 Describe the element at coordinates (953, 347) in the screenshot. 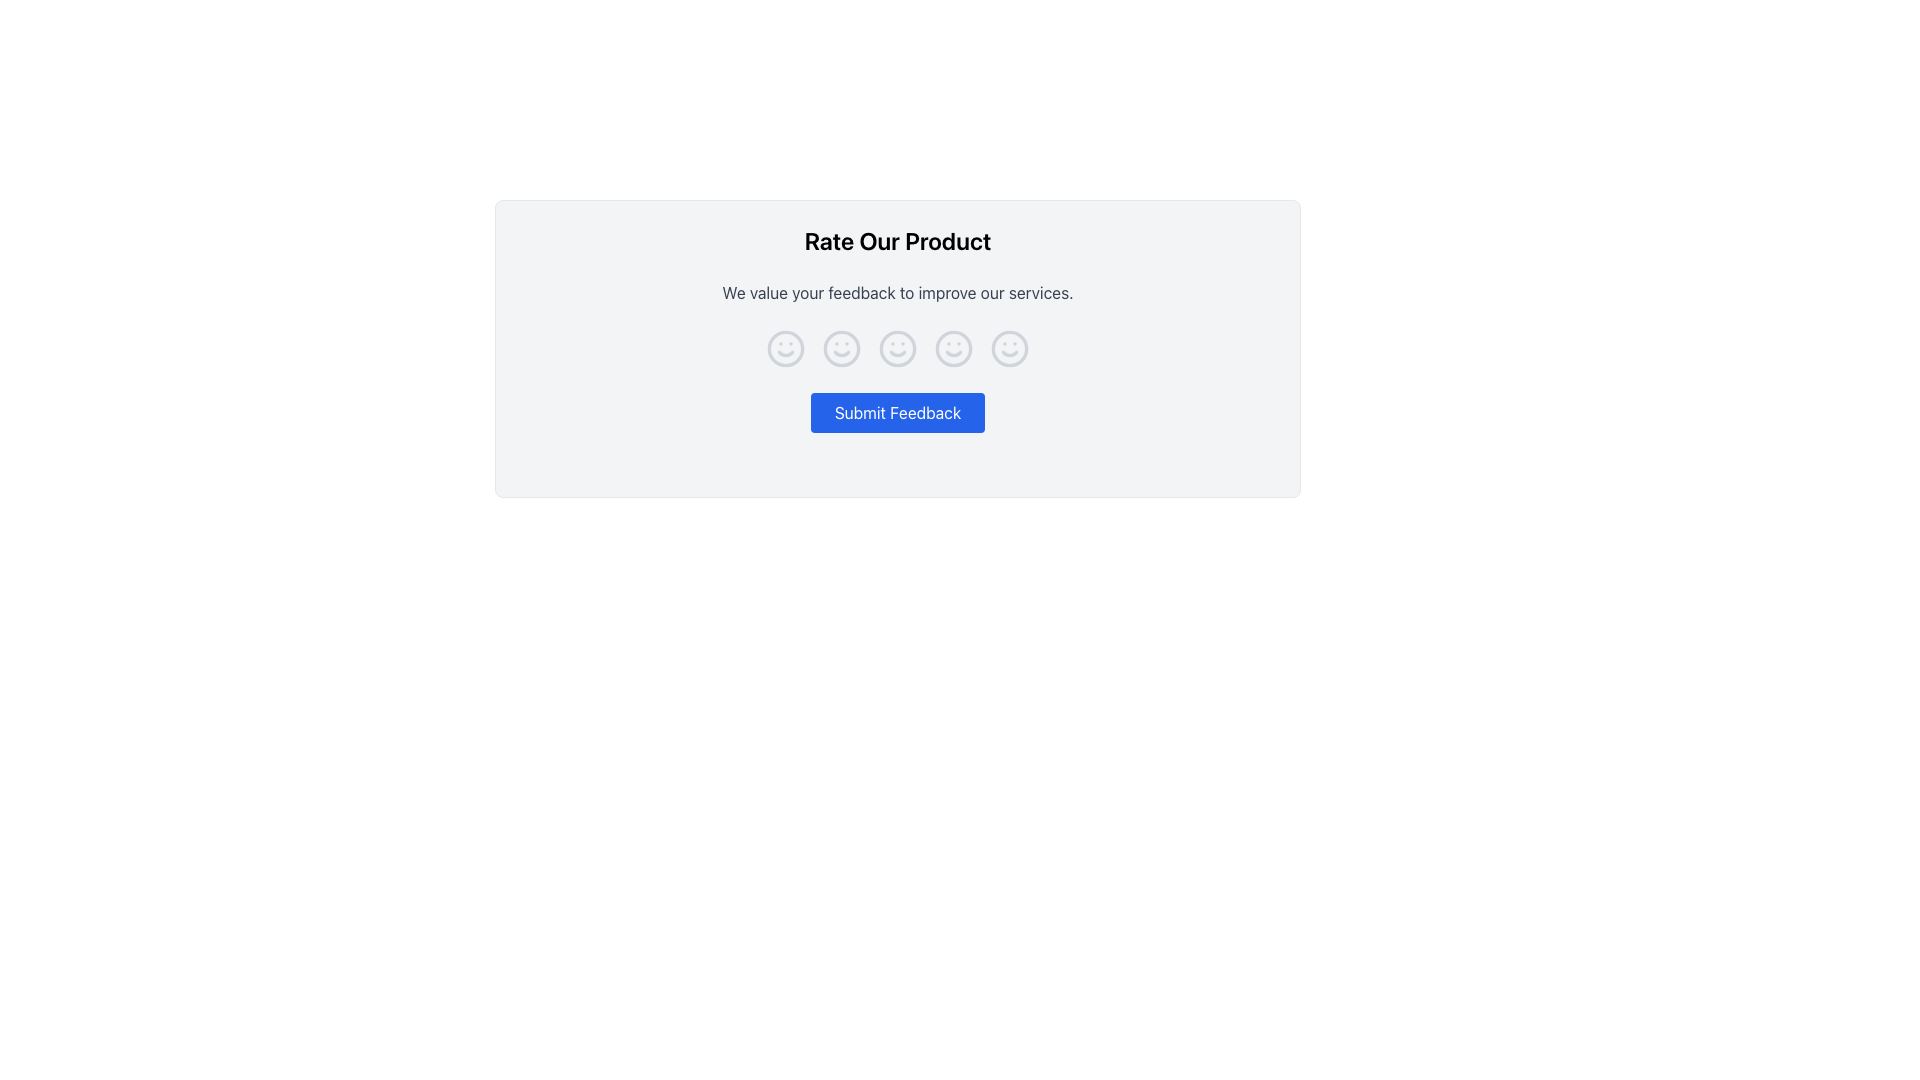

I see `the circular element of the smiling face icon, which is the third icon in a sequence of five, positioned below the feedback text and above the 'Submit Feedback' button` at that location.